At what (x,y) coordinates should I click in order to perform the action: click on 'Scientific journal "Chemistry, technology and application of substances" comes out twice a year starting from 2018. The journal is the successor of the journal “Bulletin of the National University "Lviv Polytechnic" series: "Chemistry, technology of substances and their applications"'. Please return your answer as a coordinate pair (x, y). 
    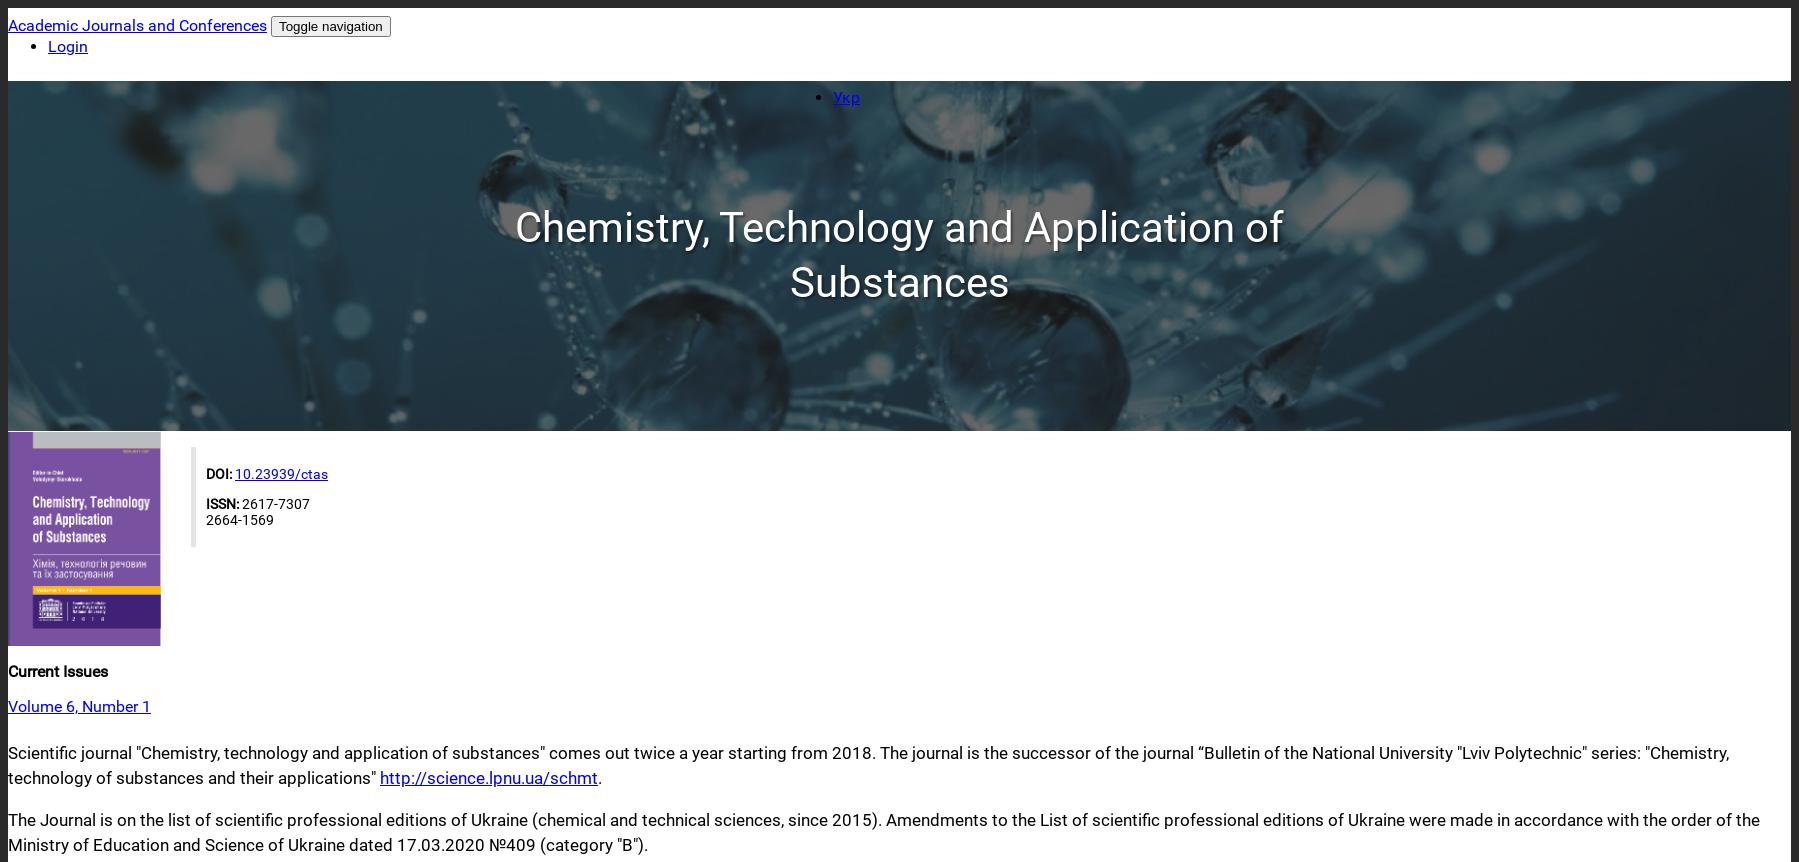
    Looking at the image, I should click on (867, 765).